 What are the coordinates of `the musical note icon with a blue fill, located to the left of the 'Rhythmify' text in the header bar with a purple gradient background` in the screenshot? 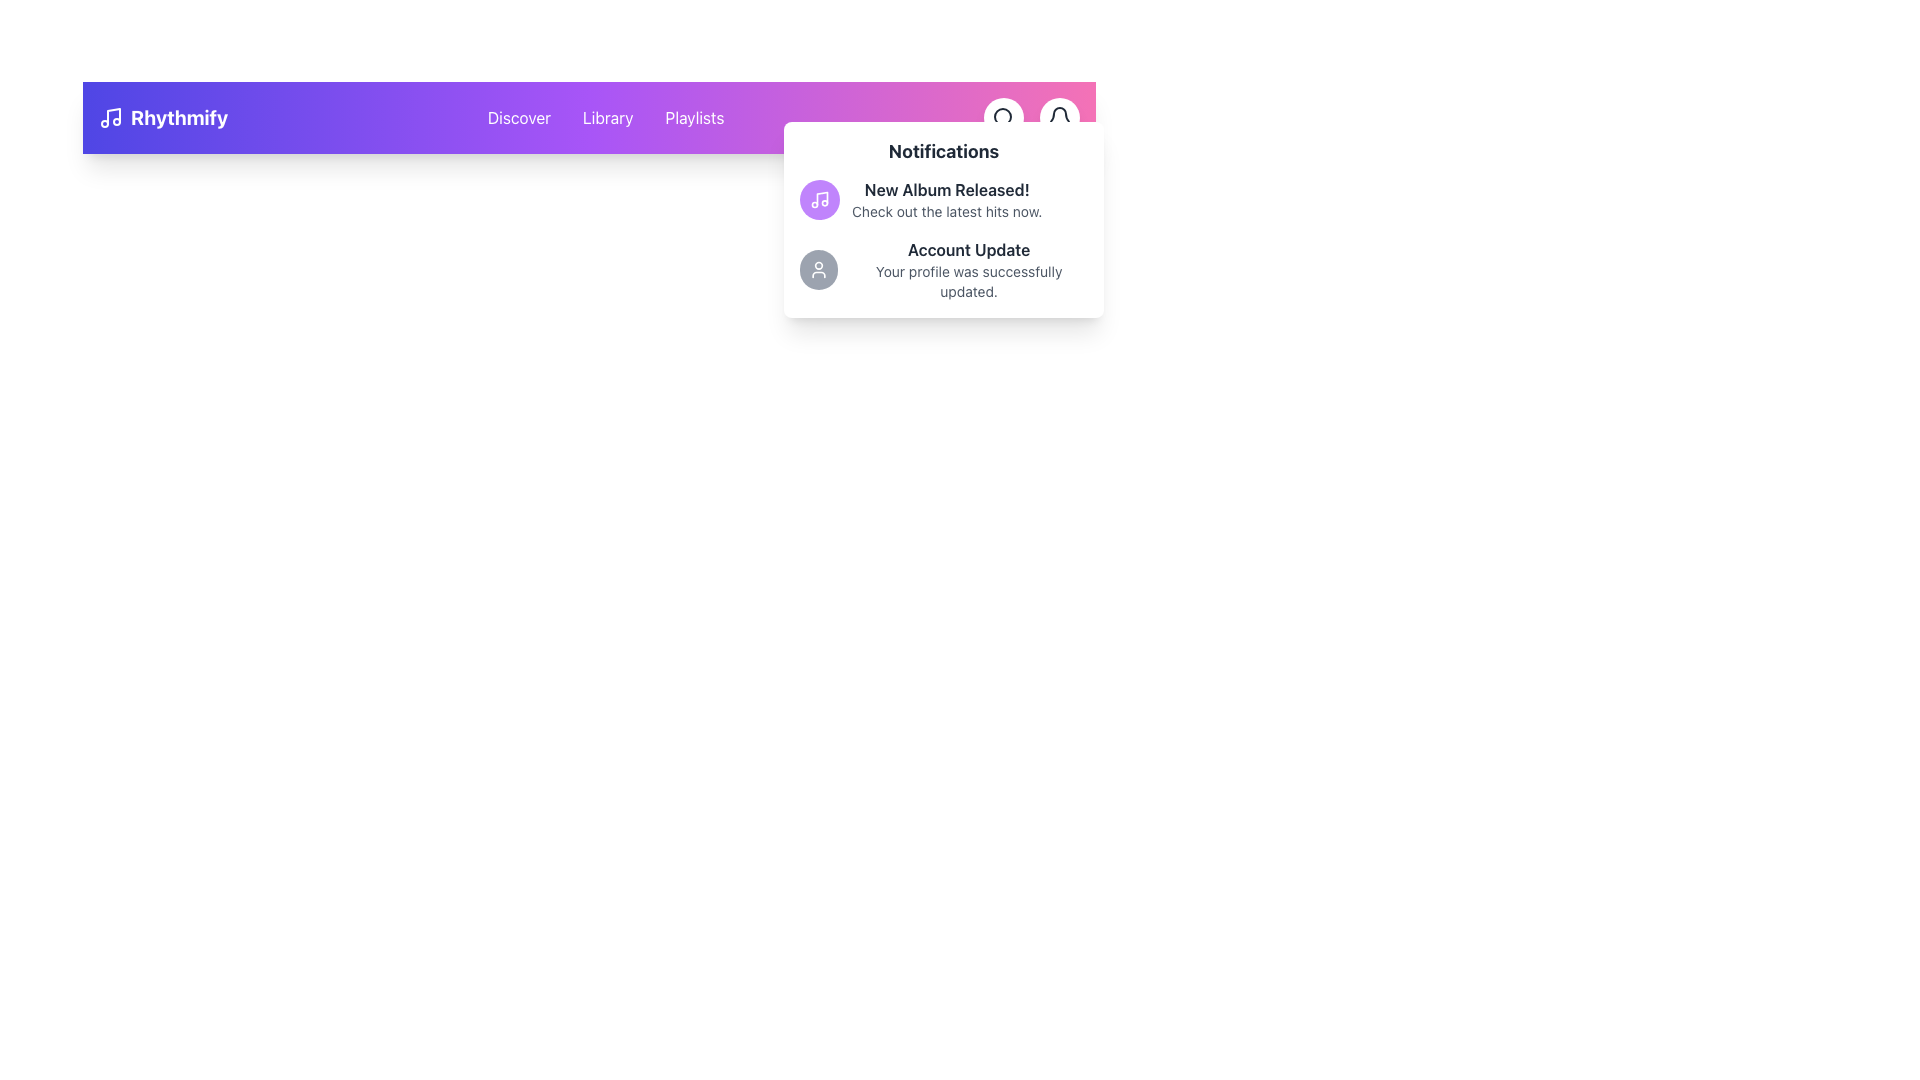 It's located at (109, 118).